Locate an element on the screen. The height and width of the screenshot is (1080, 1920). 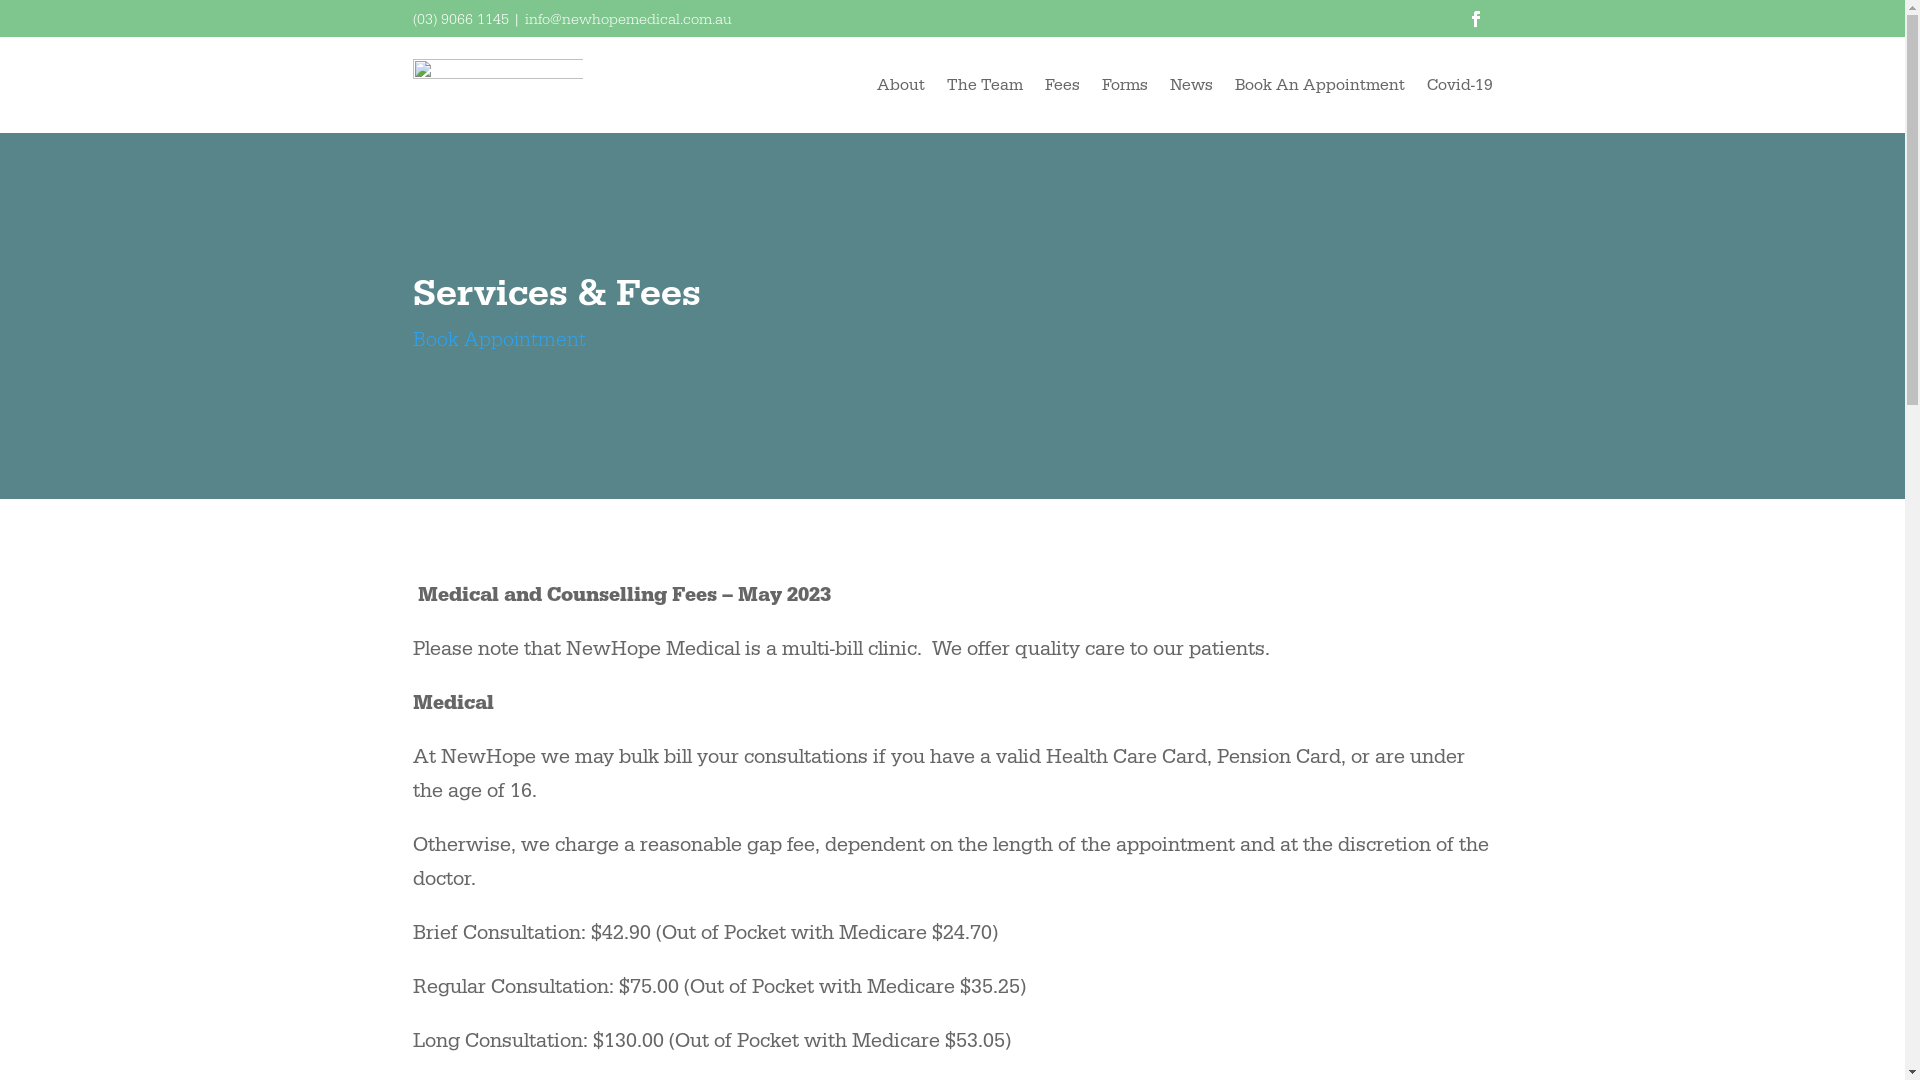
'News' is located at coordinates (1191, 83).